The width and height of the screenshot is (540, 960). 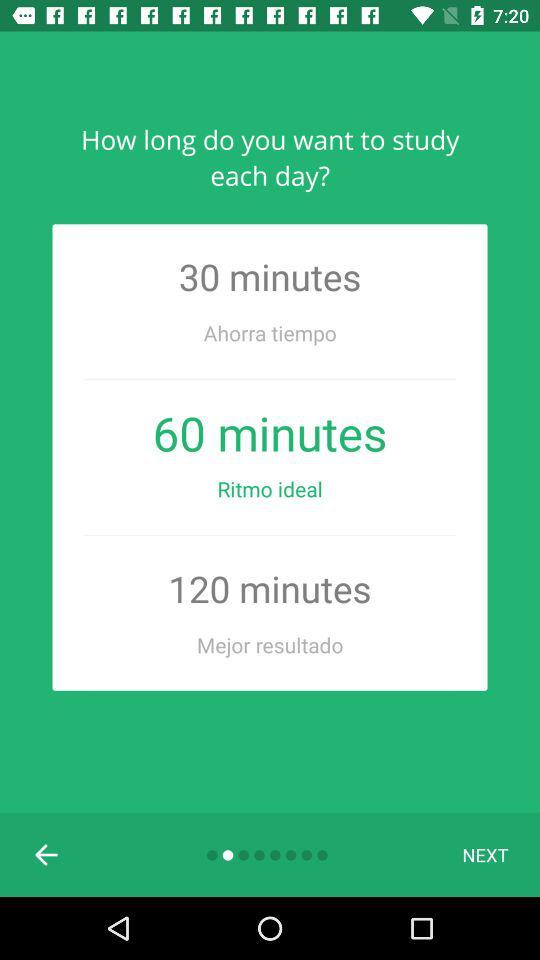 I want to click on icon at the bottom left corner, so click(x=47, y=853).